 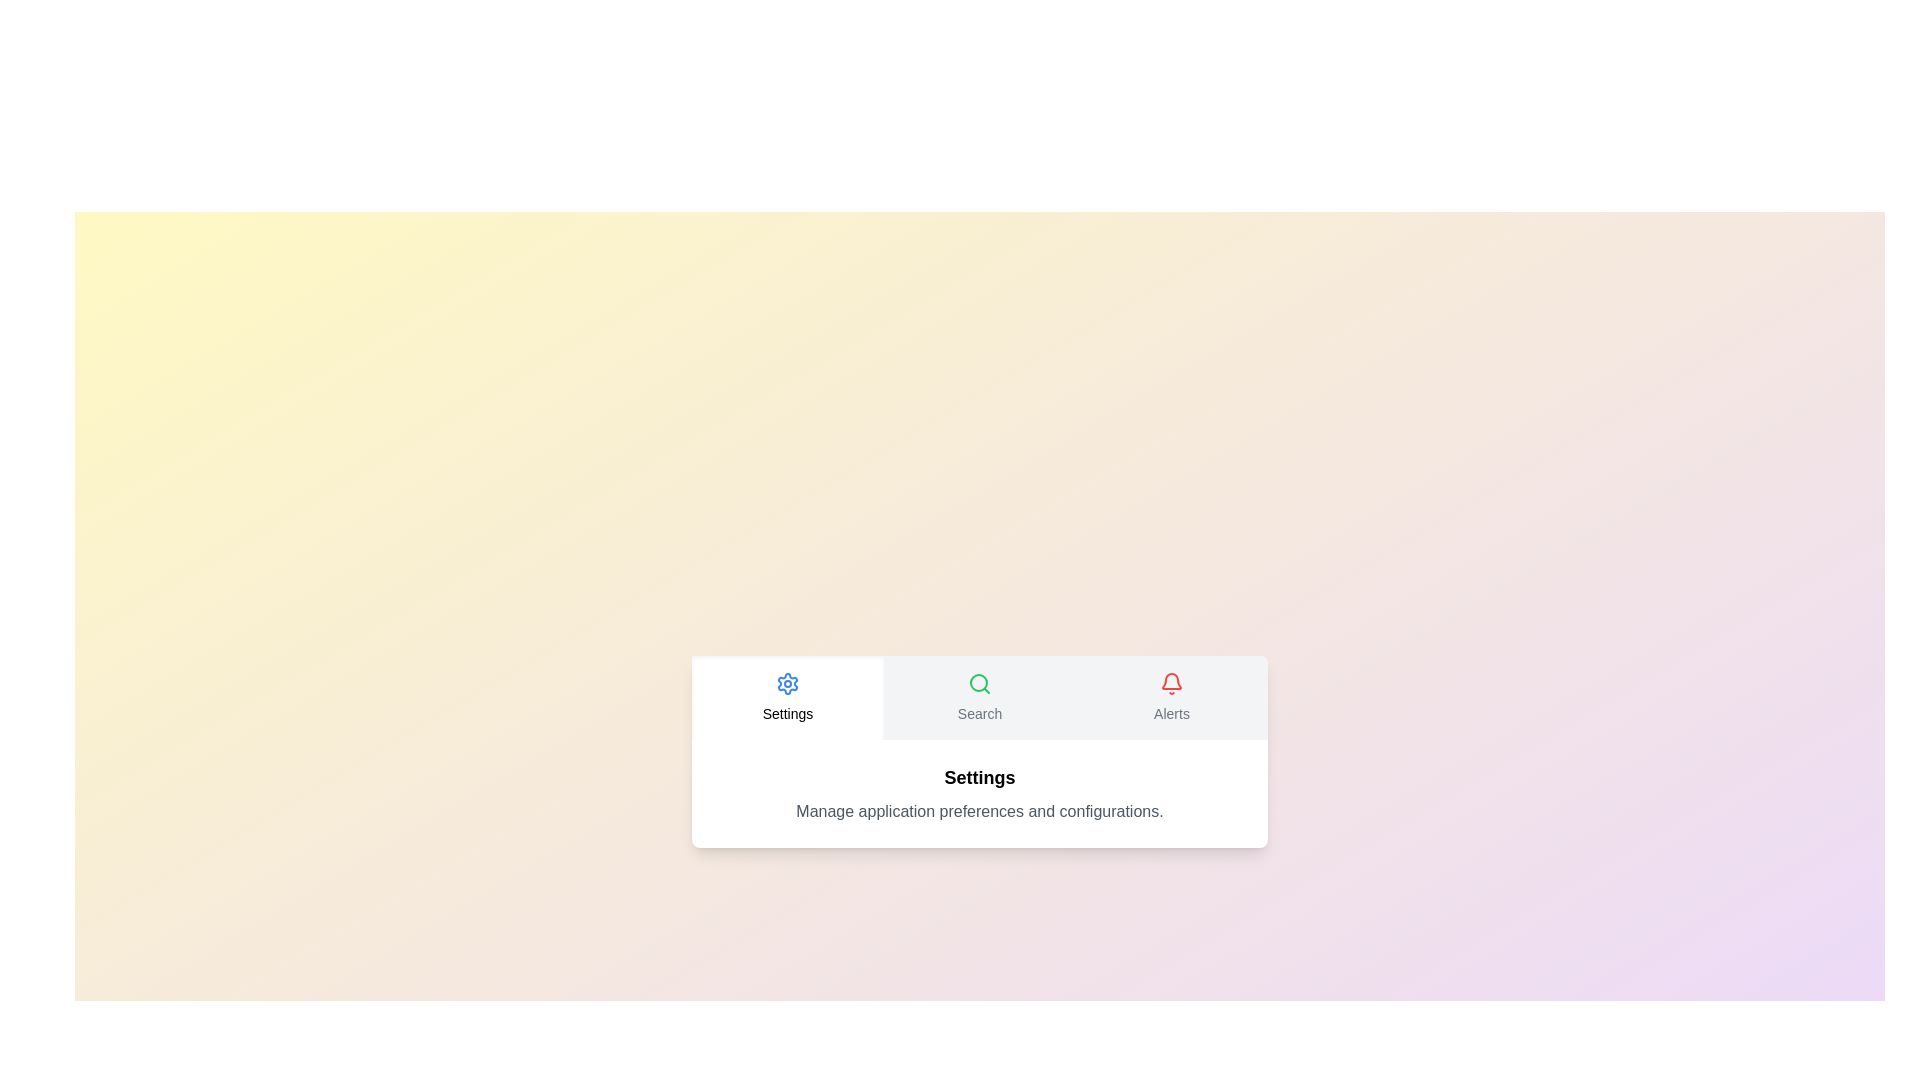 What do you see at coordinates (1171, 697) in the screenshot?
I see `the tab labeled Alerts to change the active tab` at bounding box center [1171, 697].